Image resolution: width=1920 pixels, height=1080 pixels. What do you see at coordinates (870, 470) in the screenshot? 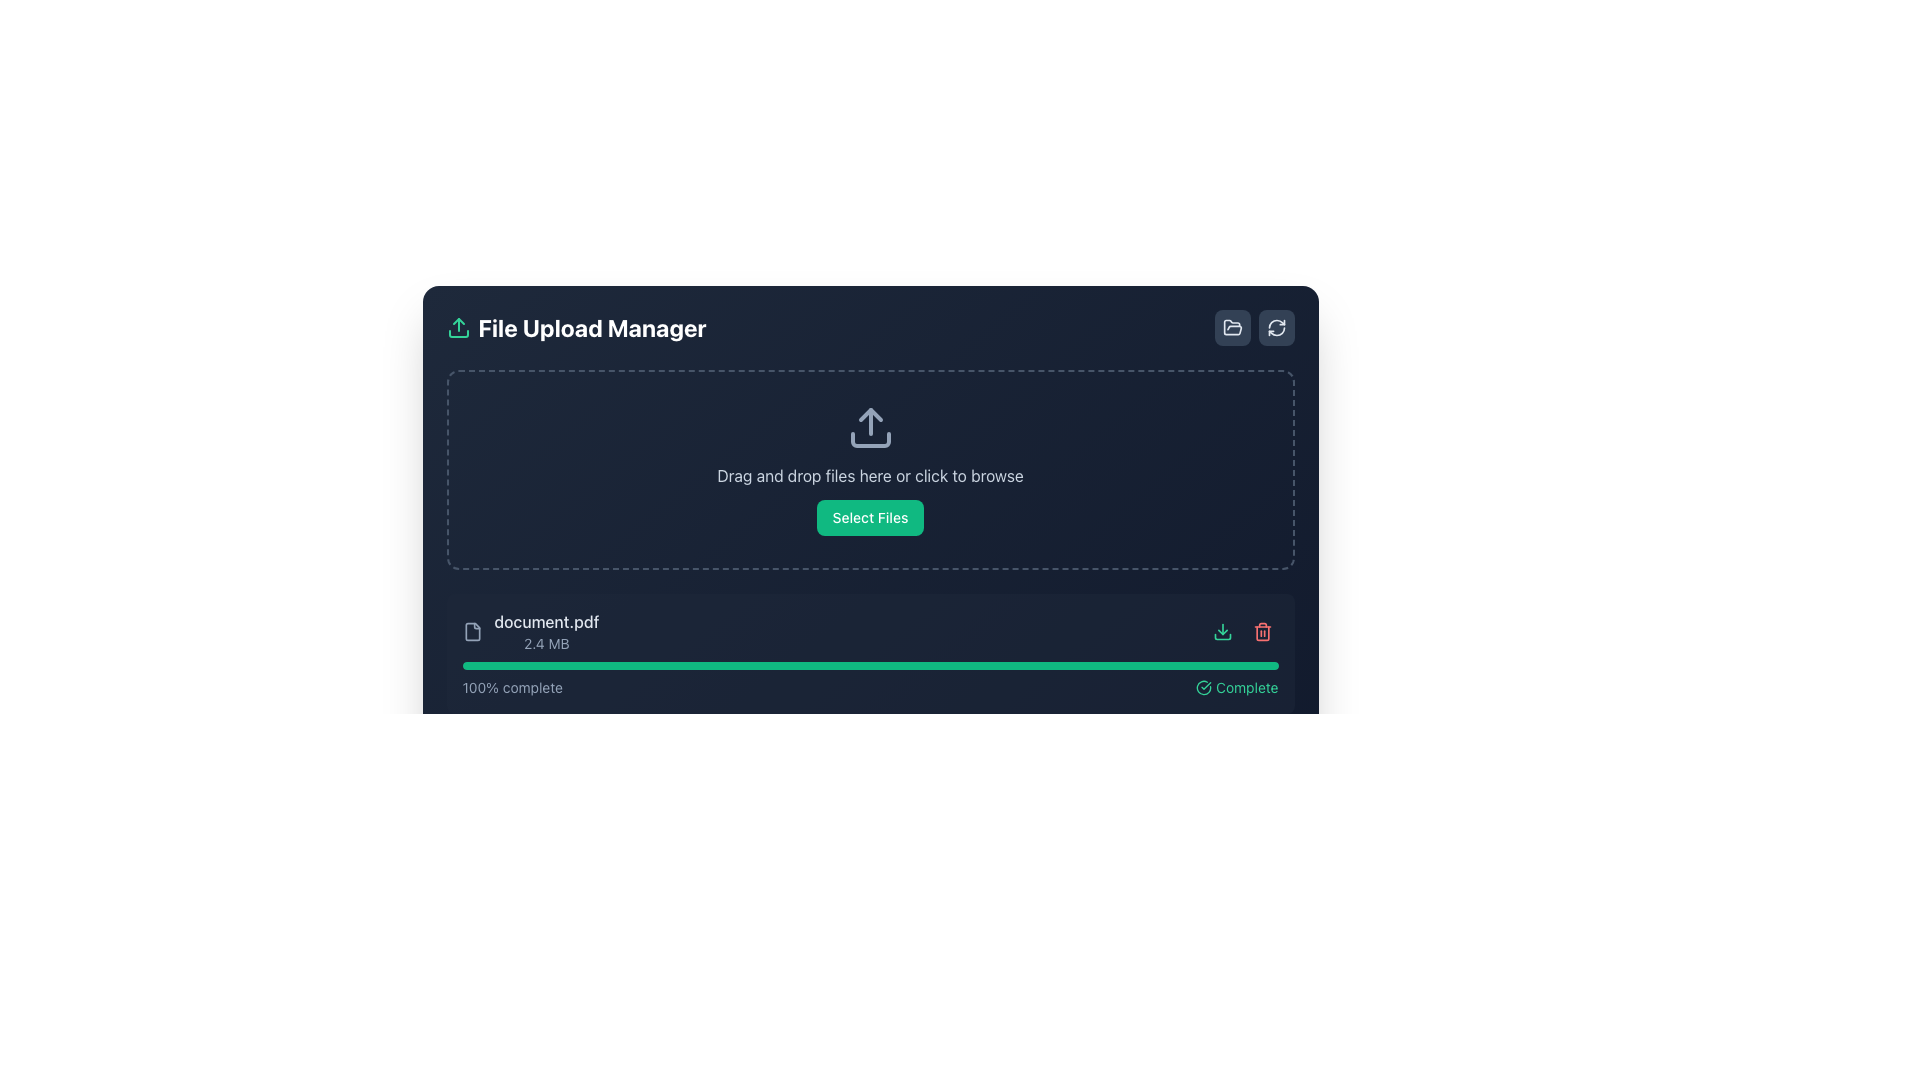
I see `the file upload area or accompanying button in the 'File Upload Manager'` at bounding box center [870, 470].